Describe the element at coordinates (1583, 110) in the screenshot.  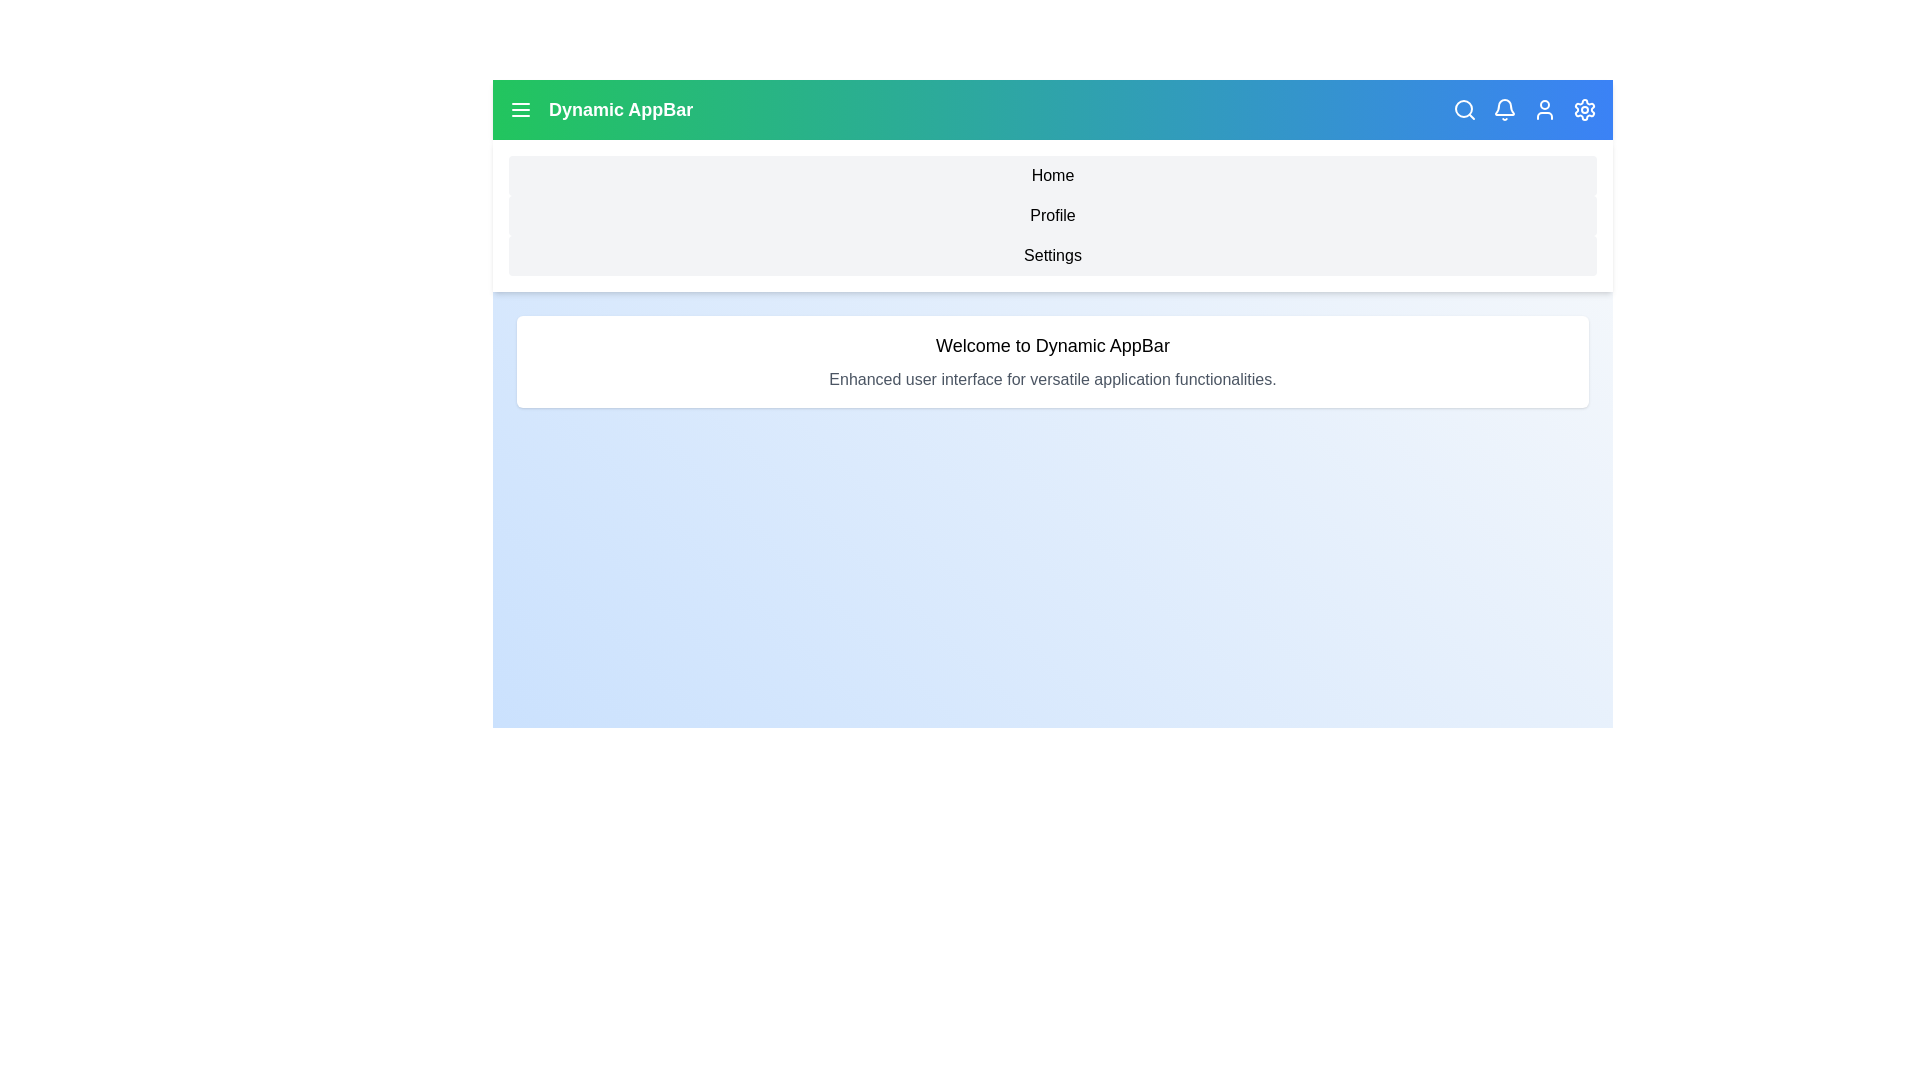
I see `the settings icon in the app bar` at that location.